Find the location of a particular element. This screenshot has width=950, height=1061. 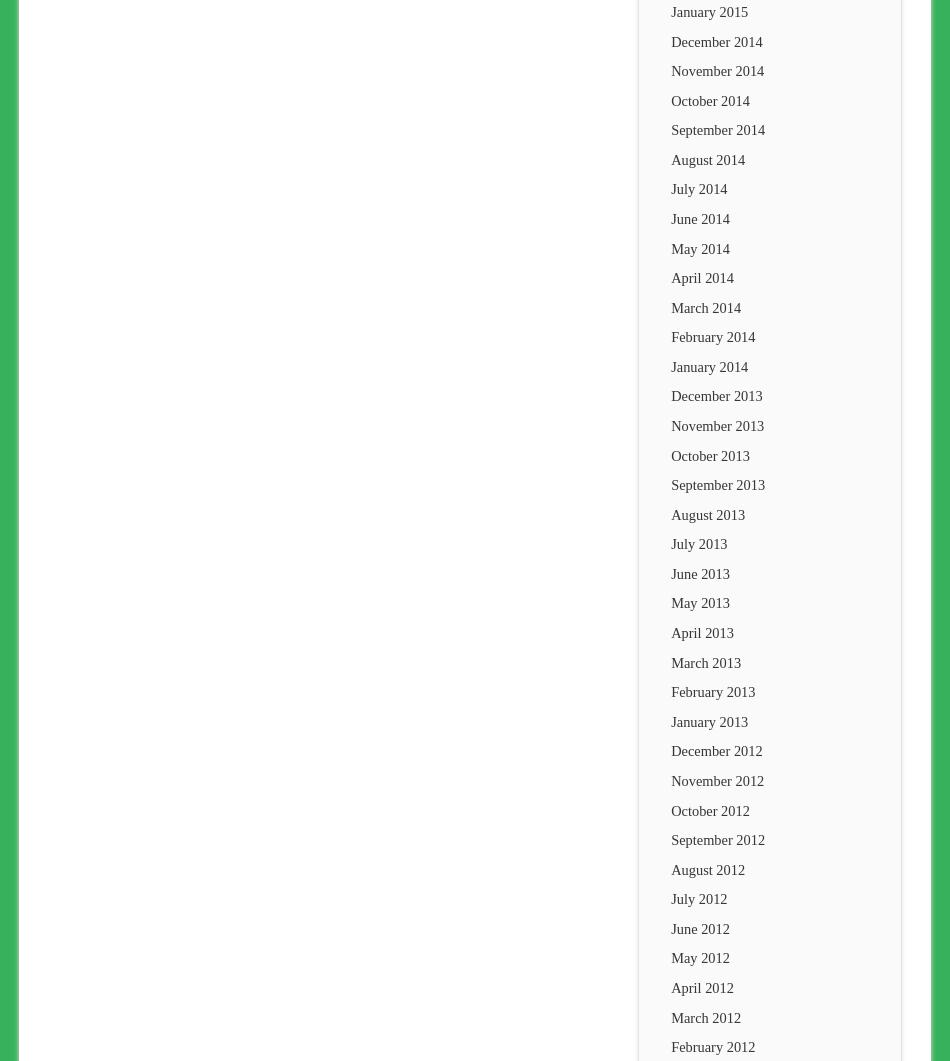

'October 2013' is located at coordinates (710, 454).